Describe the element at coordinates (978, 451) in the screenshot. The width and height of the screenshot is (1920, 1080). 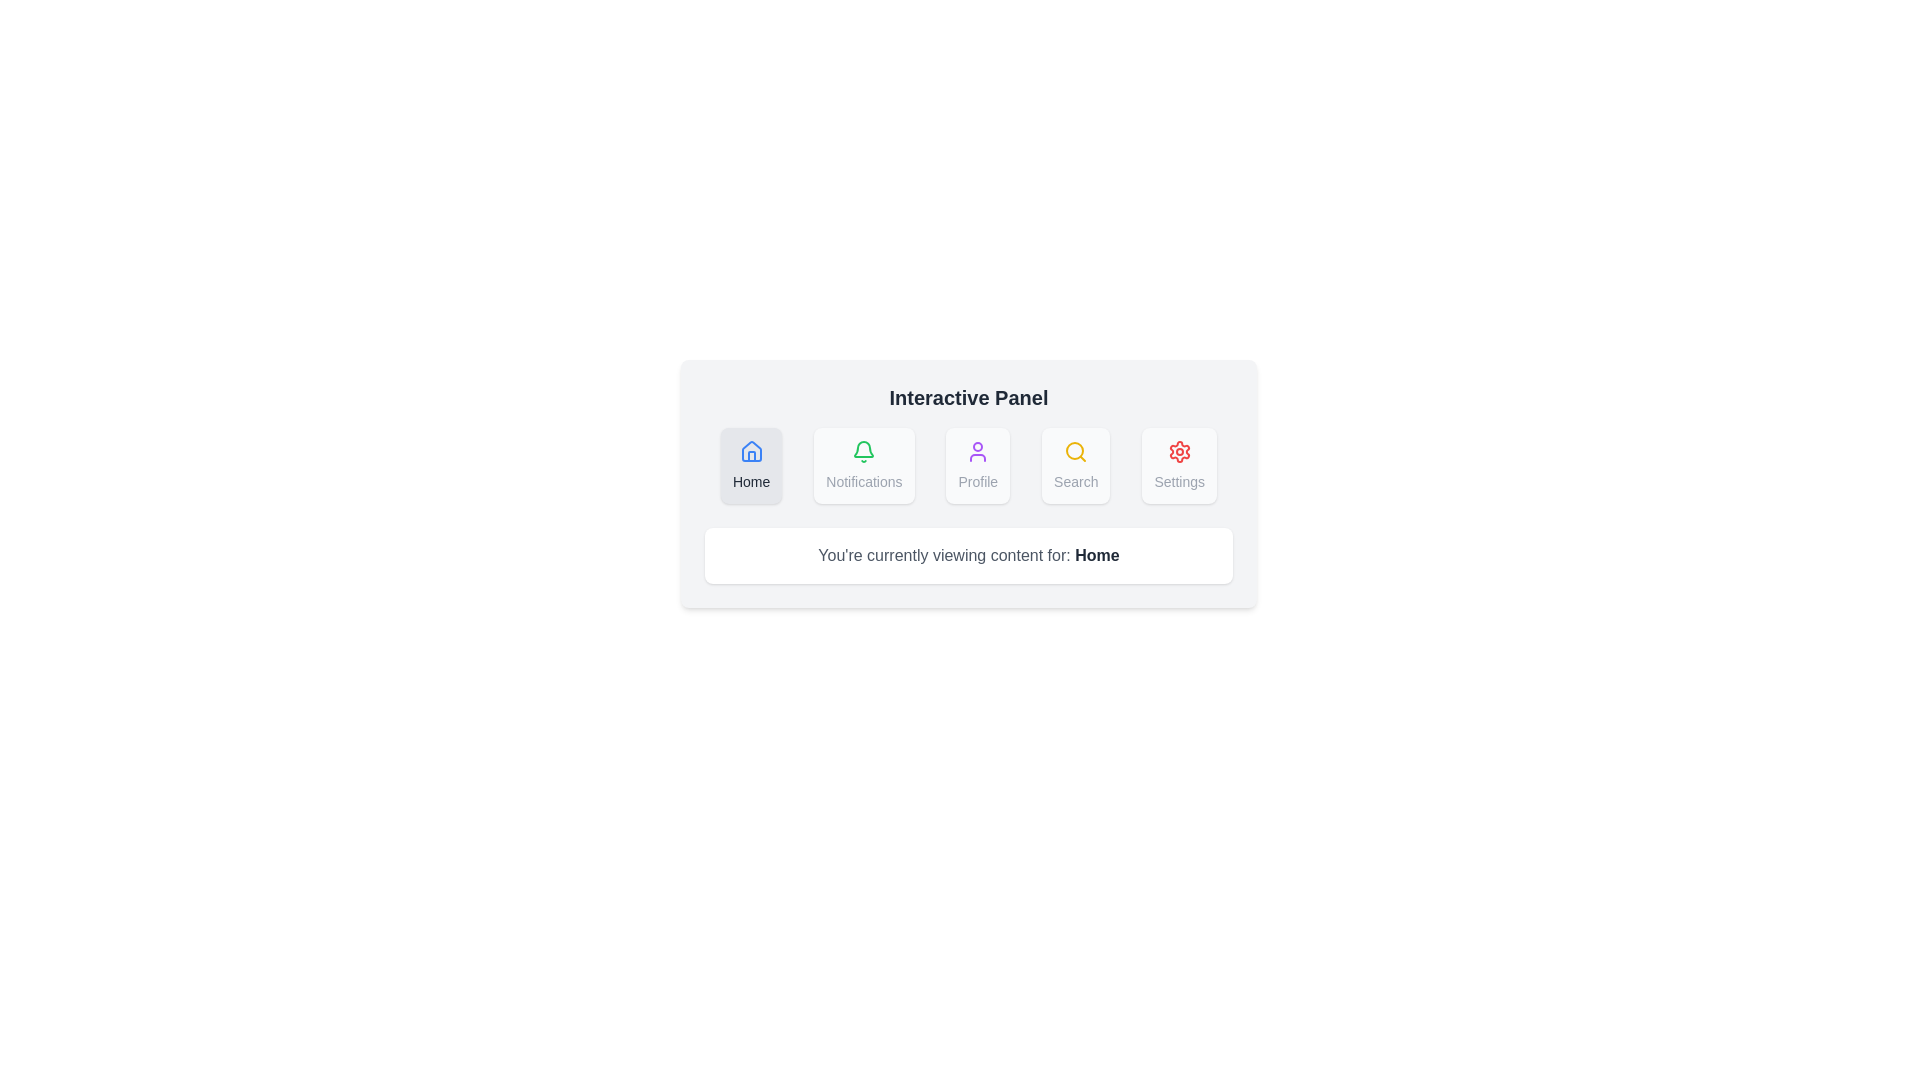
I see `the Profile icon, which is centrally located above the text 'Profile' in the Profile button, the third button in a row of five options` at that location.